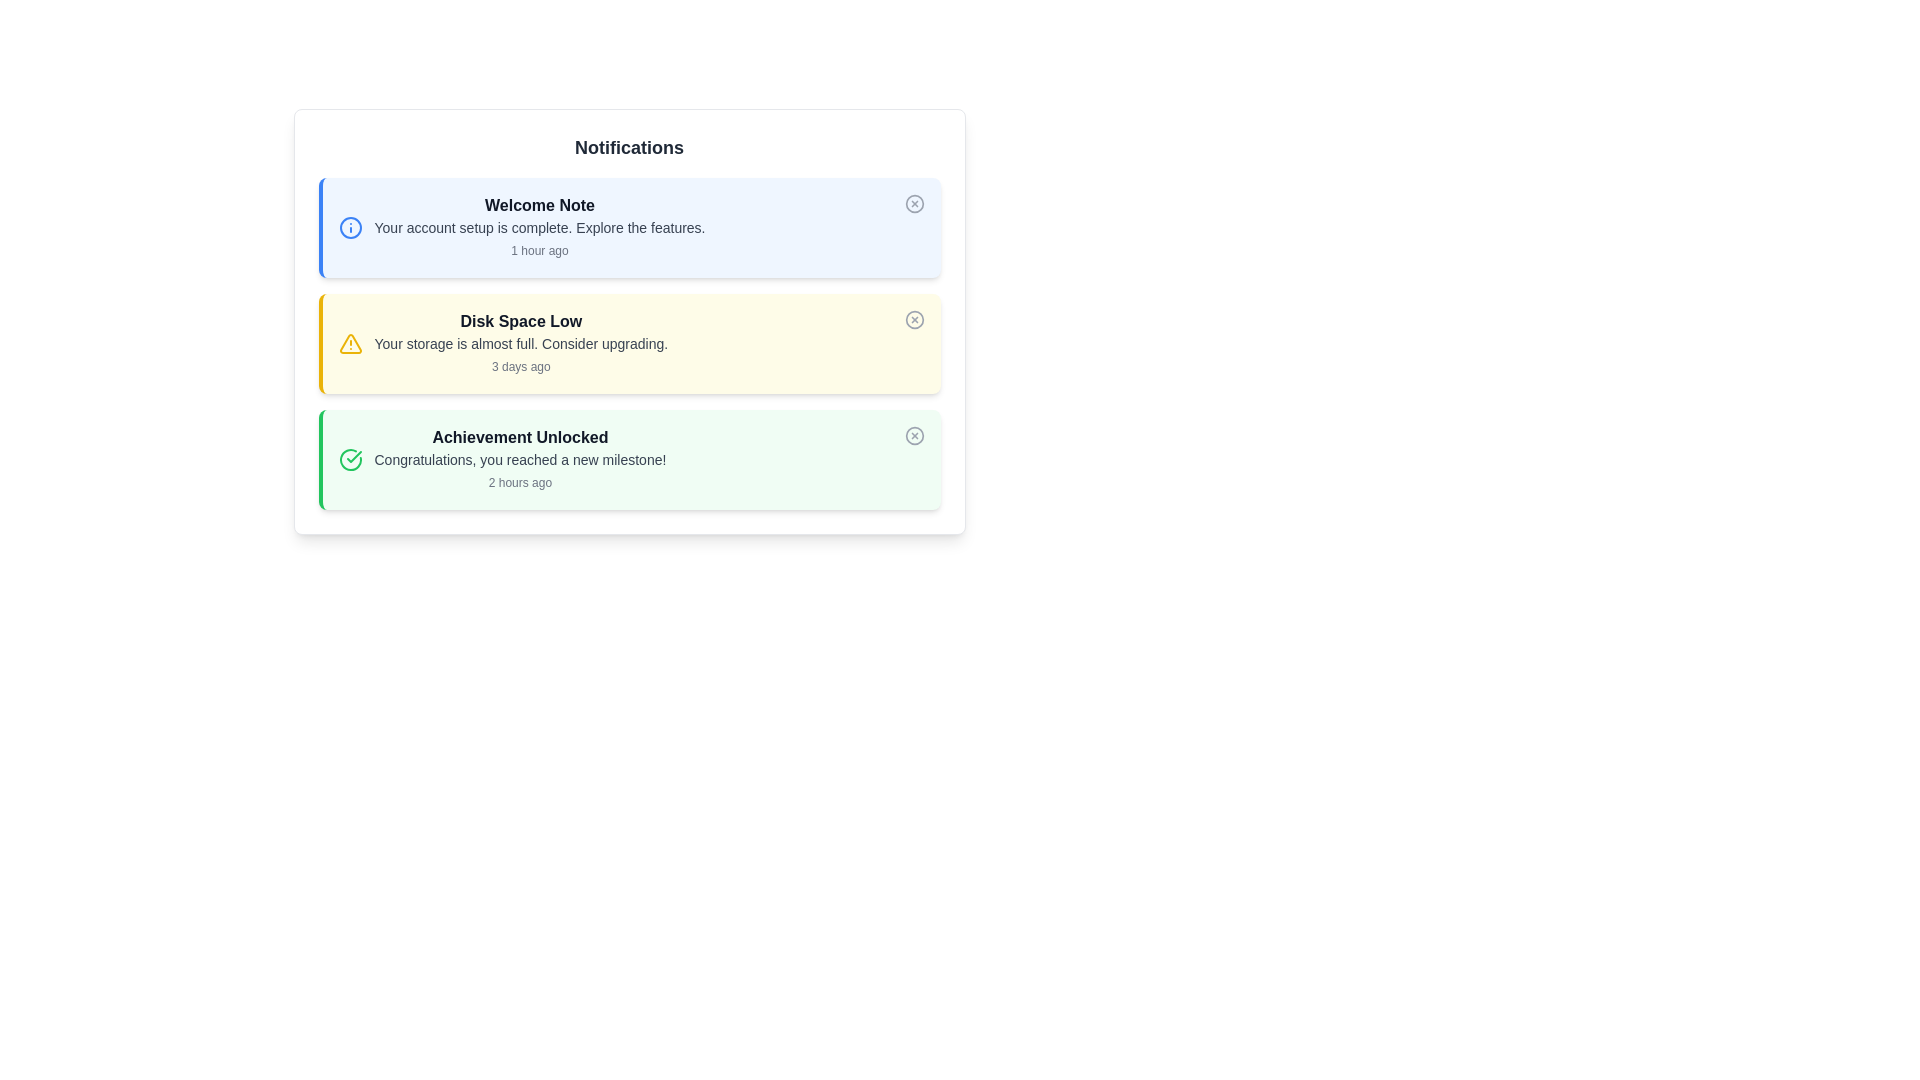 The image size is (1920, 1080). I want to click on the timestamp text label located in the bottom-right section of the 'Achievement Unlocked' notification card, so click(520, 482).